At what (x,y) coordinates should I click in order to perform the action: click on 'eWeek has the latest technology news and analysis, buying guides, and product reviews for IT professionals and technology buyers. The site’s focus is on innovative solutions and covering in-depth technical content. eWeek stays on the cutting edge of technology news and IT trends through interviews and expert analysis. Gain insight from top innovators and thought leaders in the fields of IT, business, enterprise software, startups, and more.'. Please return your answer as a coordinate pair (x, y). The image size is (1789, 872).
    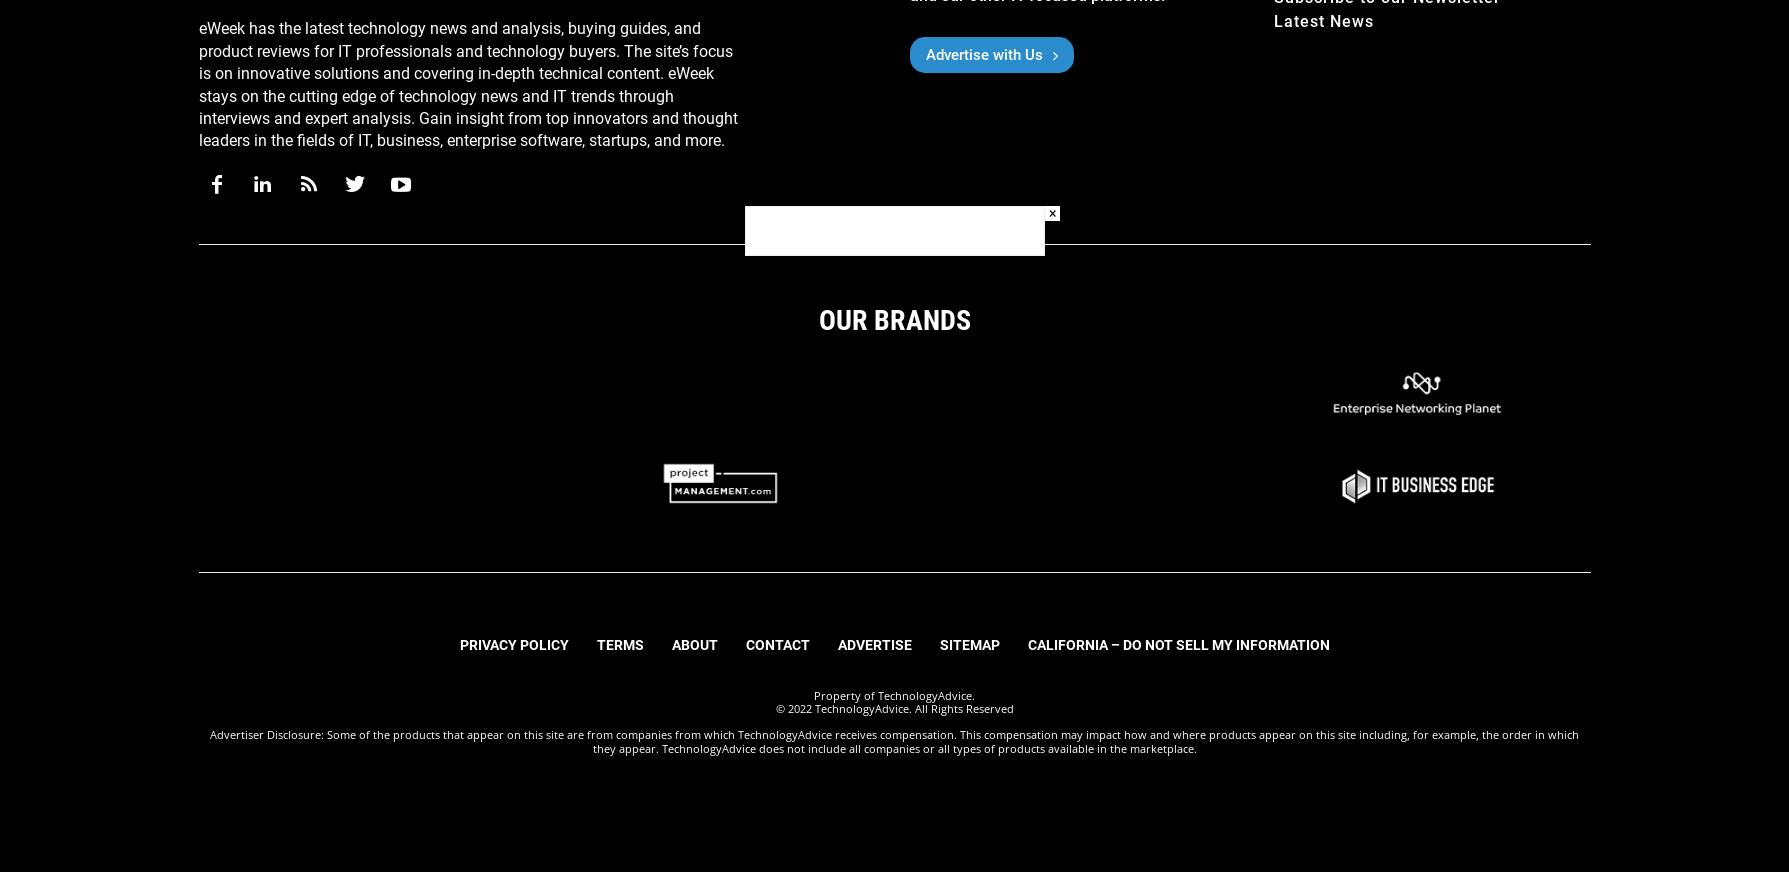
    Looking at the image, I should click on (466, 83).